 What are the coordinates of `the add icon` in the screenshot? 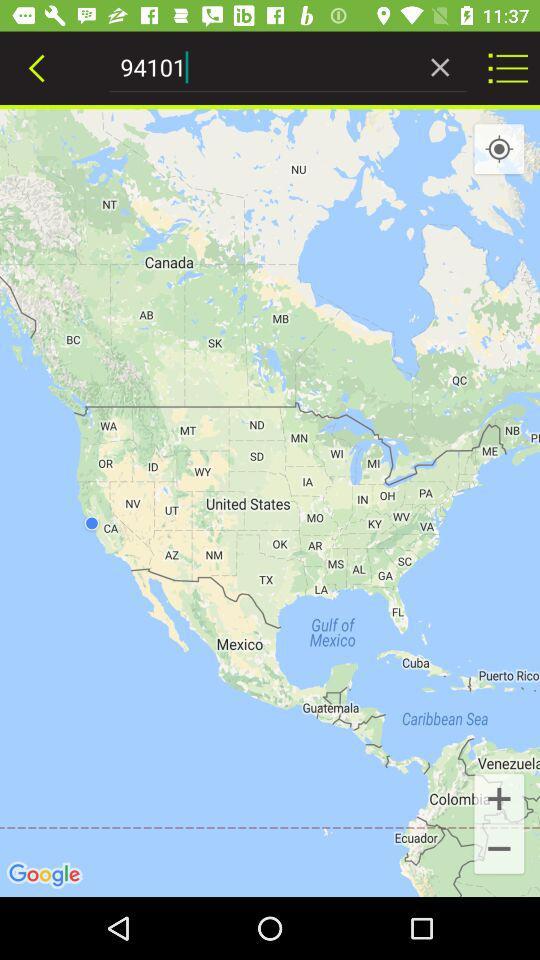 It's located at (498, 798).